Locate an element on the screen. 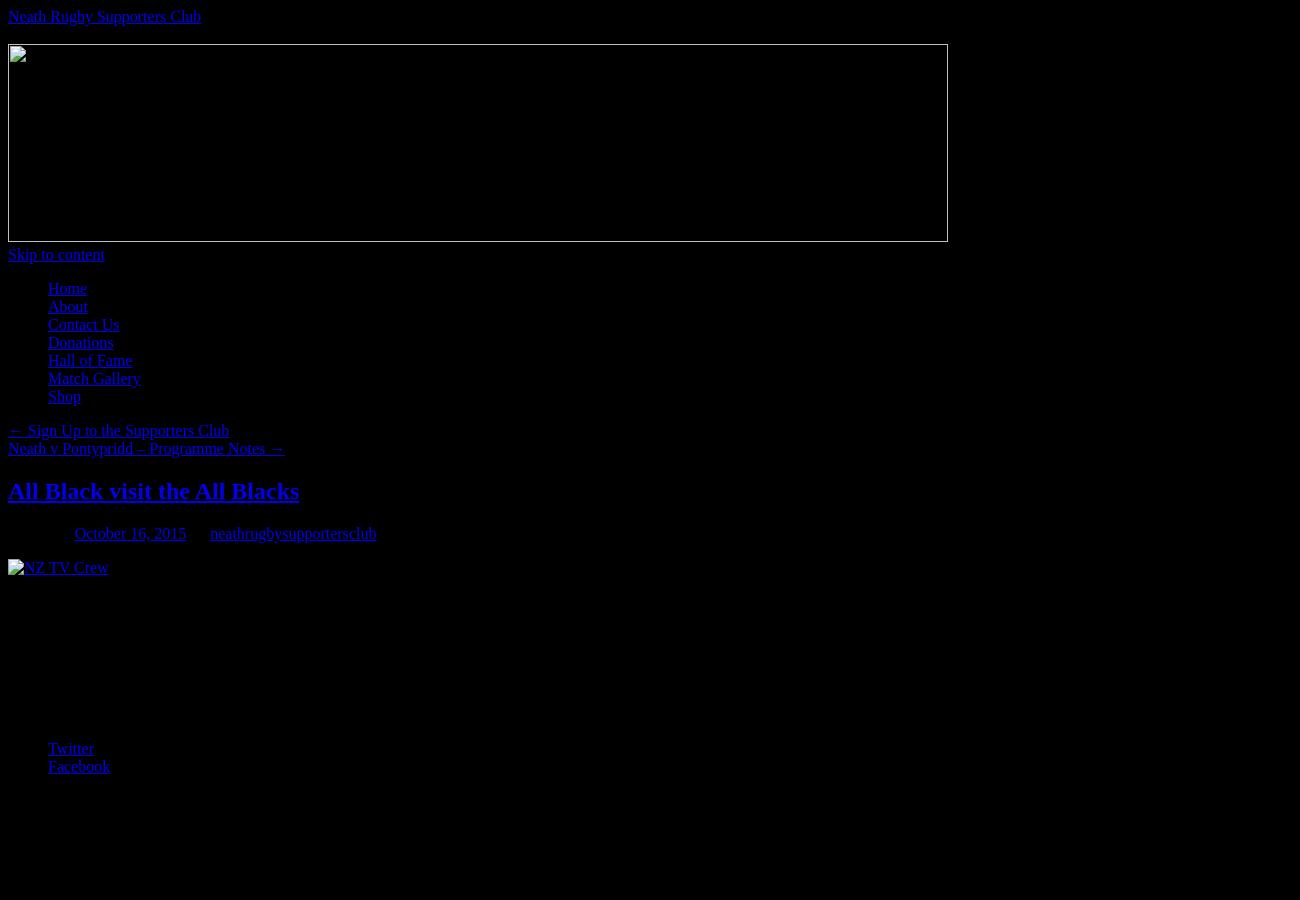 The height and width of the screenshot is (900, 1300). 'Facebook' is located at coordinates (79, 765).